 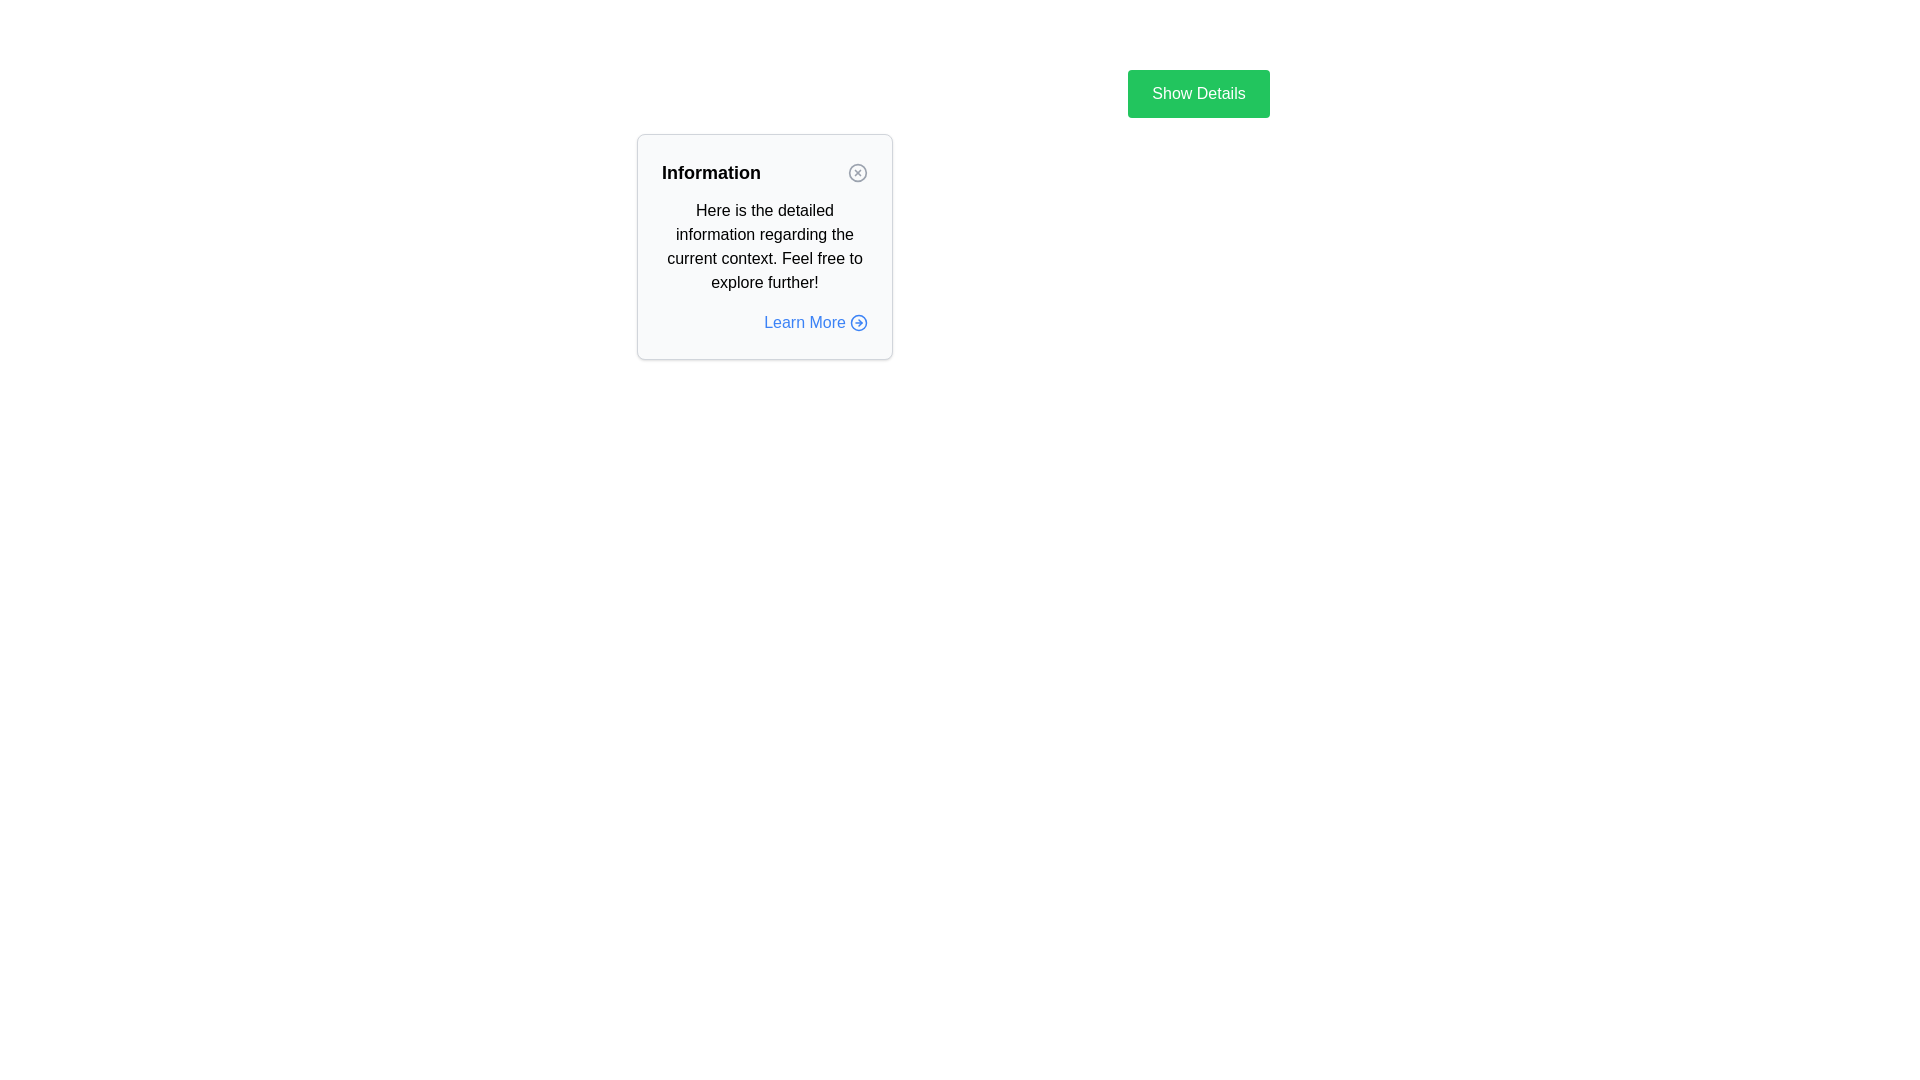 I want to click on the button with a gray circular icon featuring an 'X' mark, located in the top-right corner of the 'Information' section, next to the bolded title 'Information', so click(x=858, y=172).